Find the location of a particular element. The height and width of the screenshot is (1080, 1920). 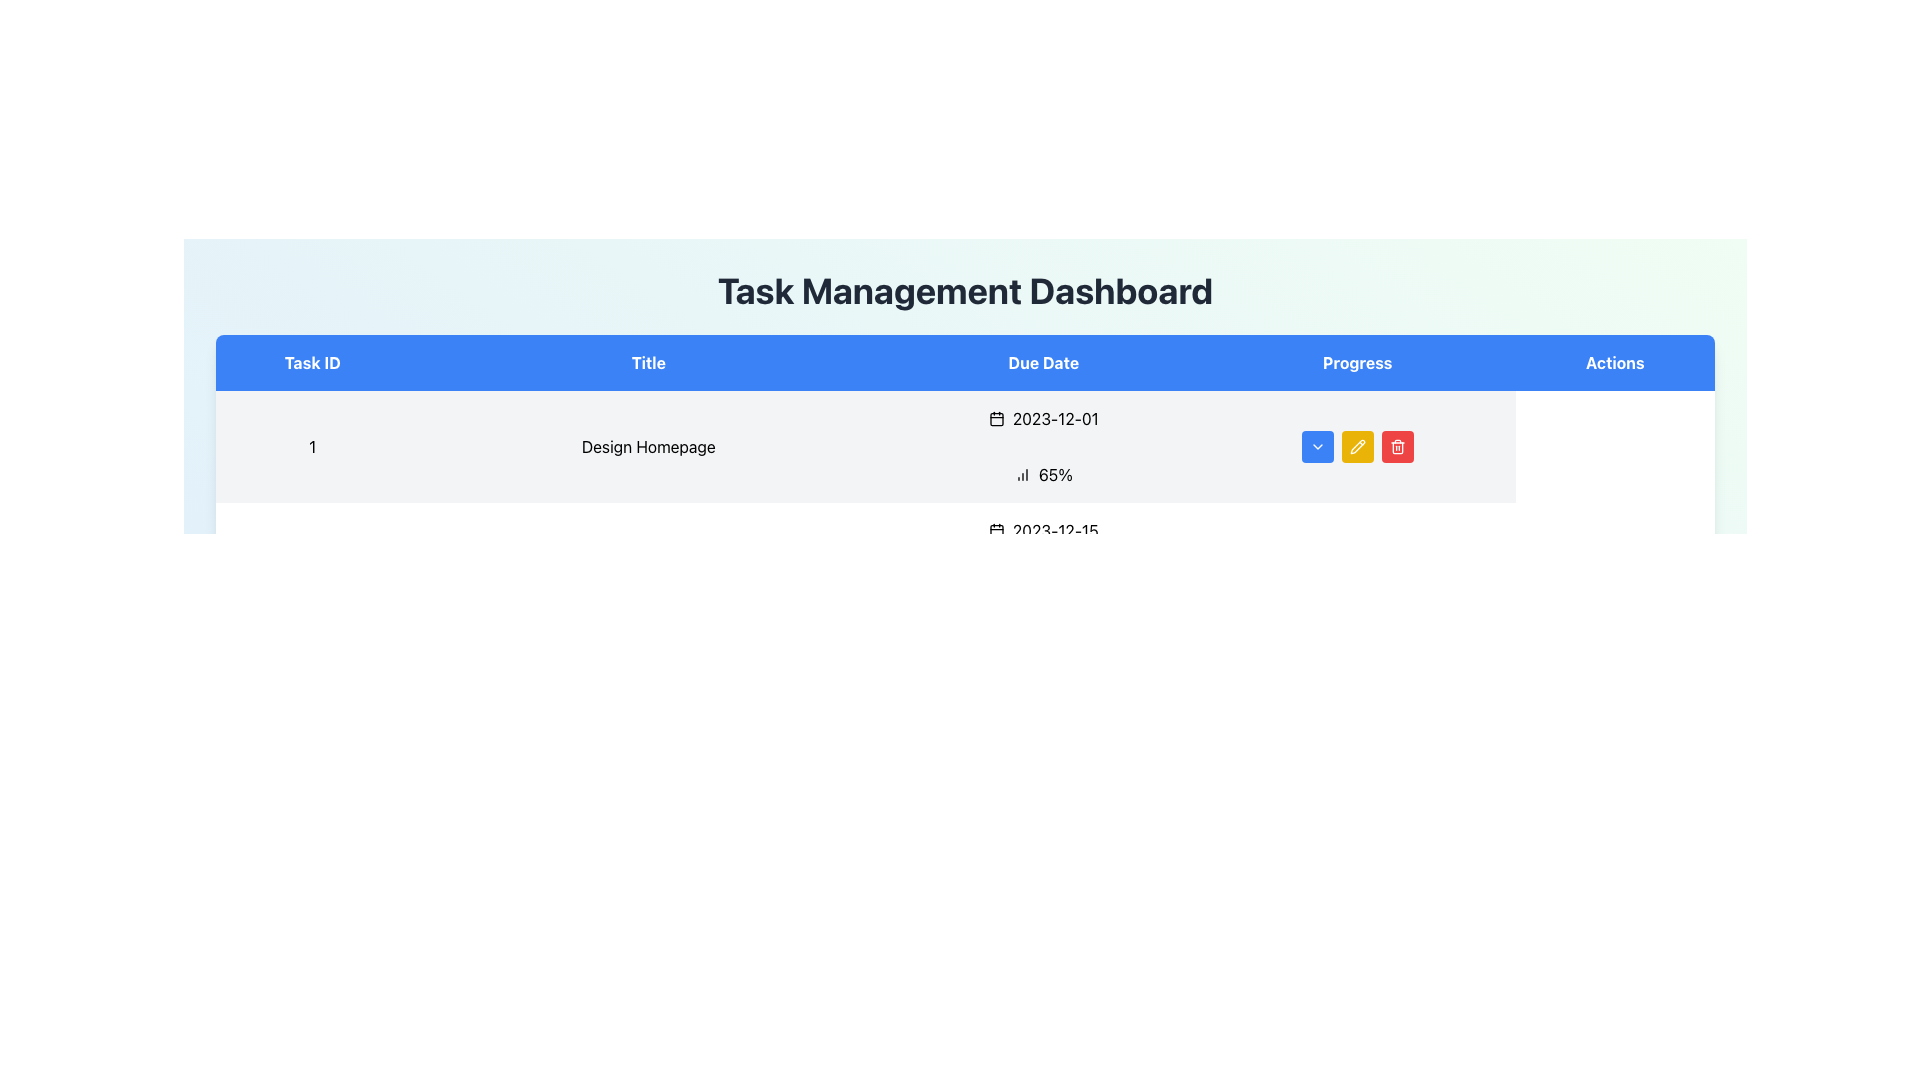

the first column header cell of the table, which indicates task identifiers is located at coordinates (311, 362).